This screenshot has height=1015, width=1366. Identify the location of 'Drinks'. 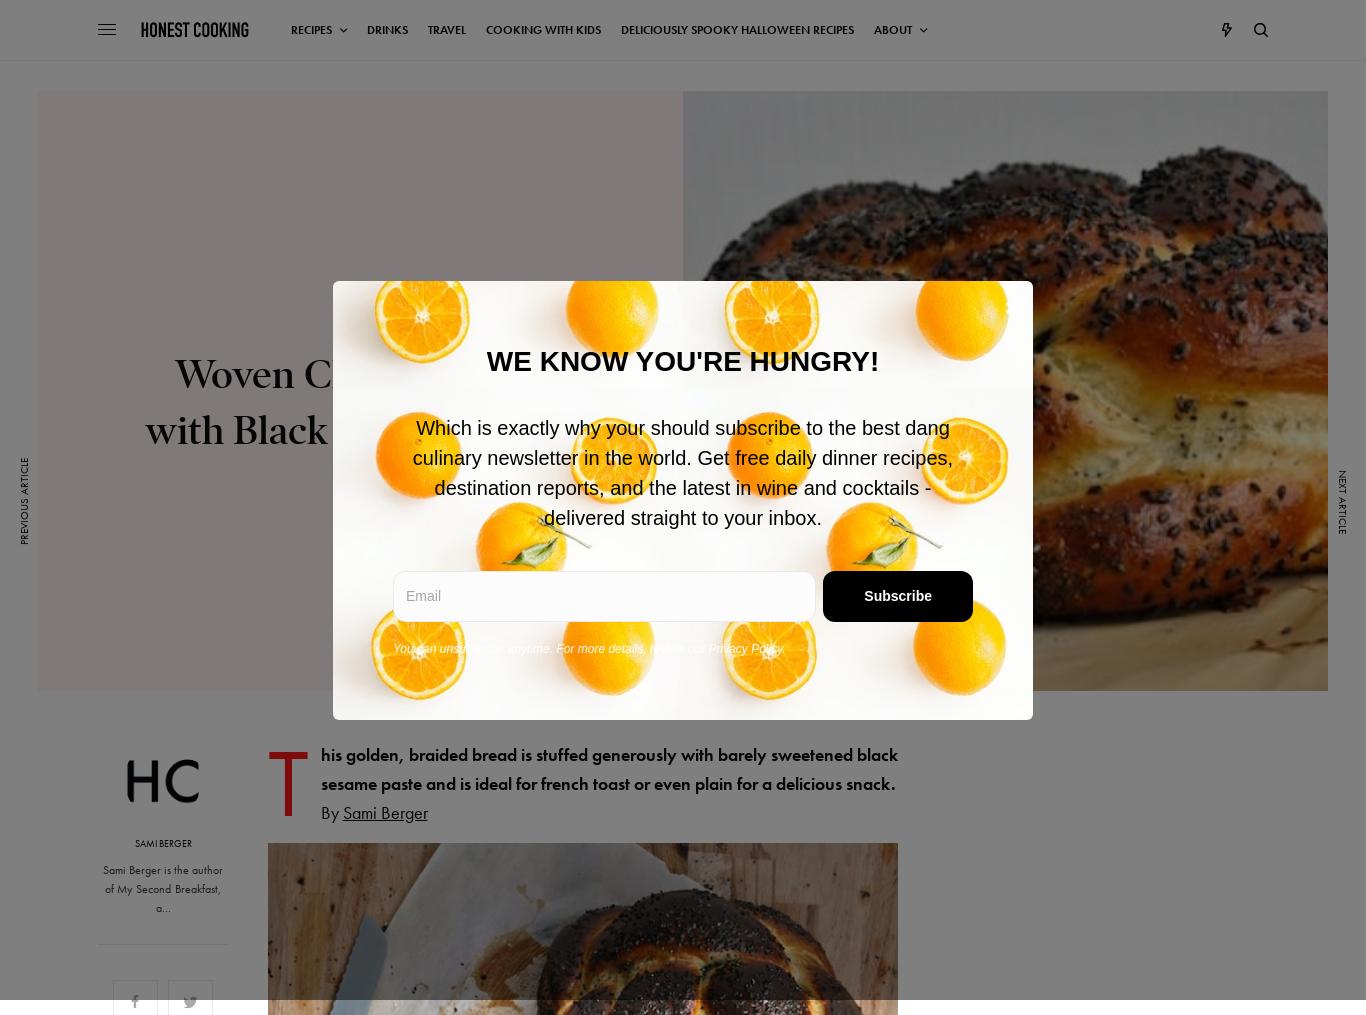
(366, 29).